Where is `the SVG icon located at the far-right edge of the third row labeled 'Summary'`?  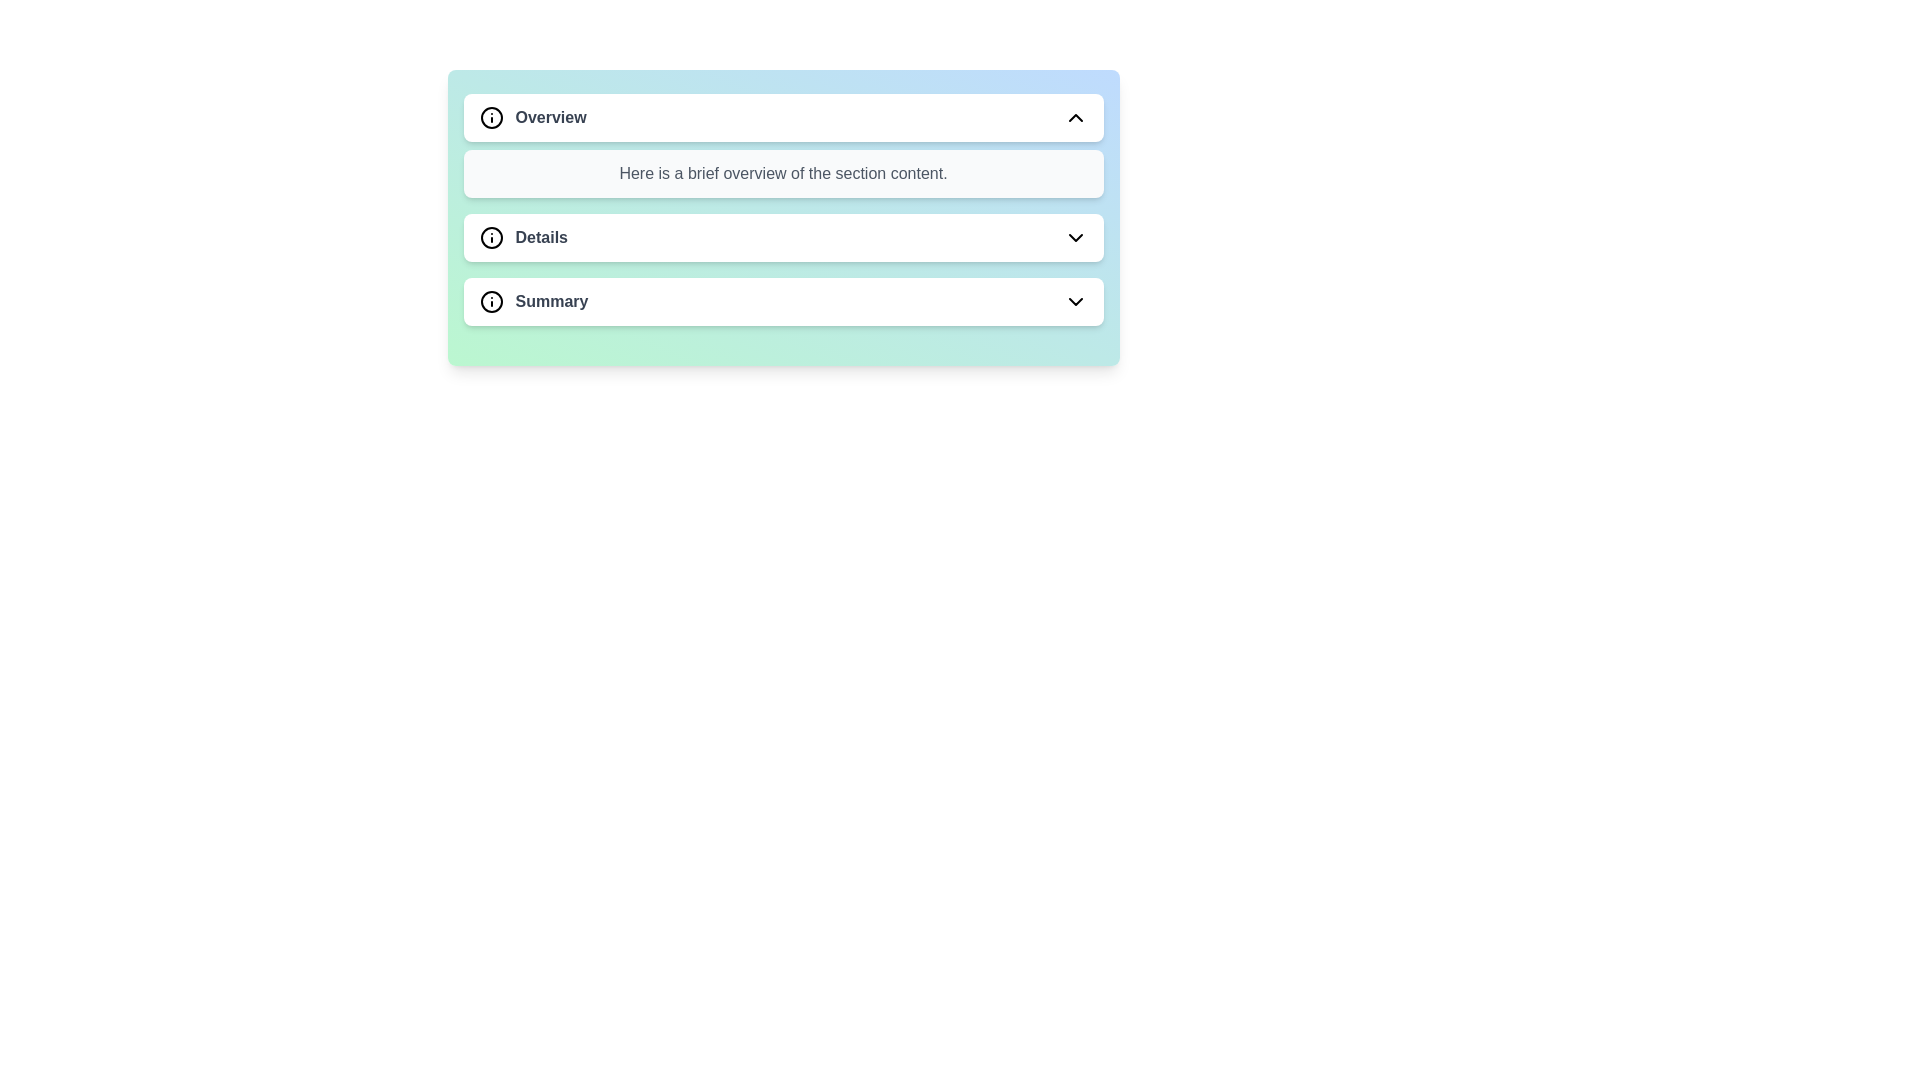
the SVG icon located at the far-right edge of the third row labeled 'Summary' is located at coordinates (1074, 301).